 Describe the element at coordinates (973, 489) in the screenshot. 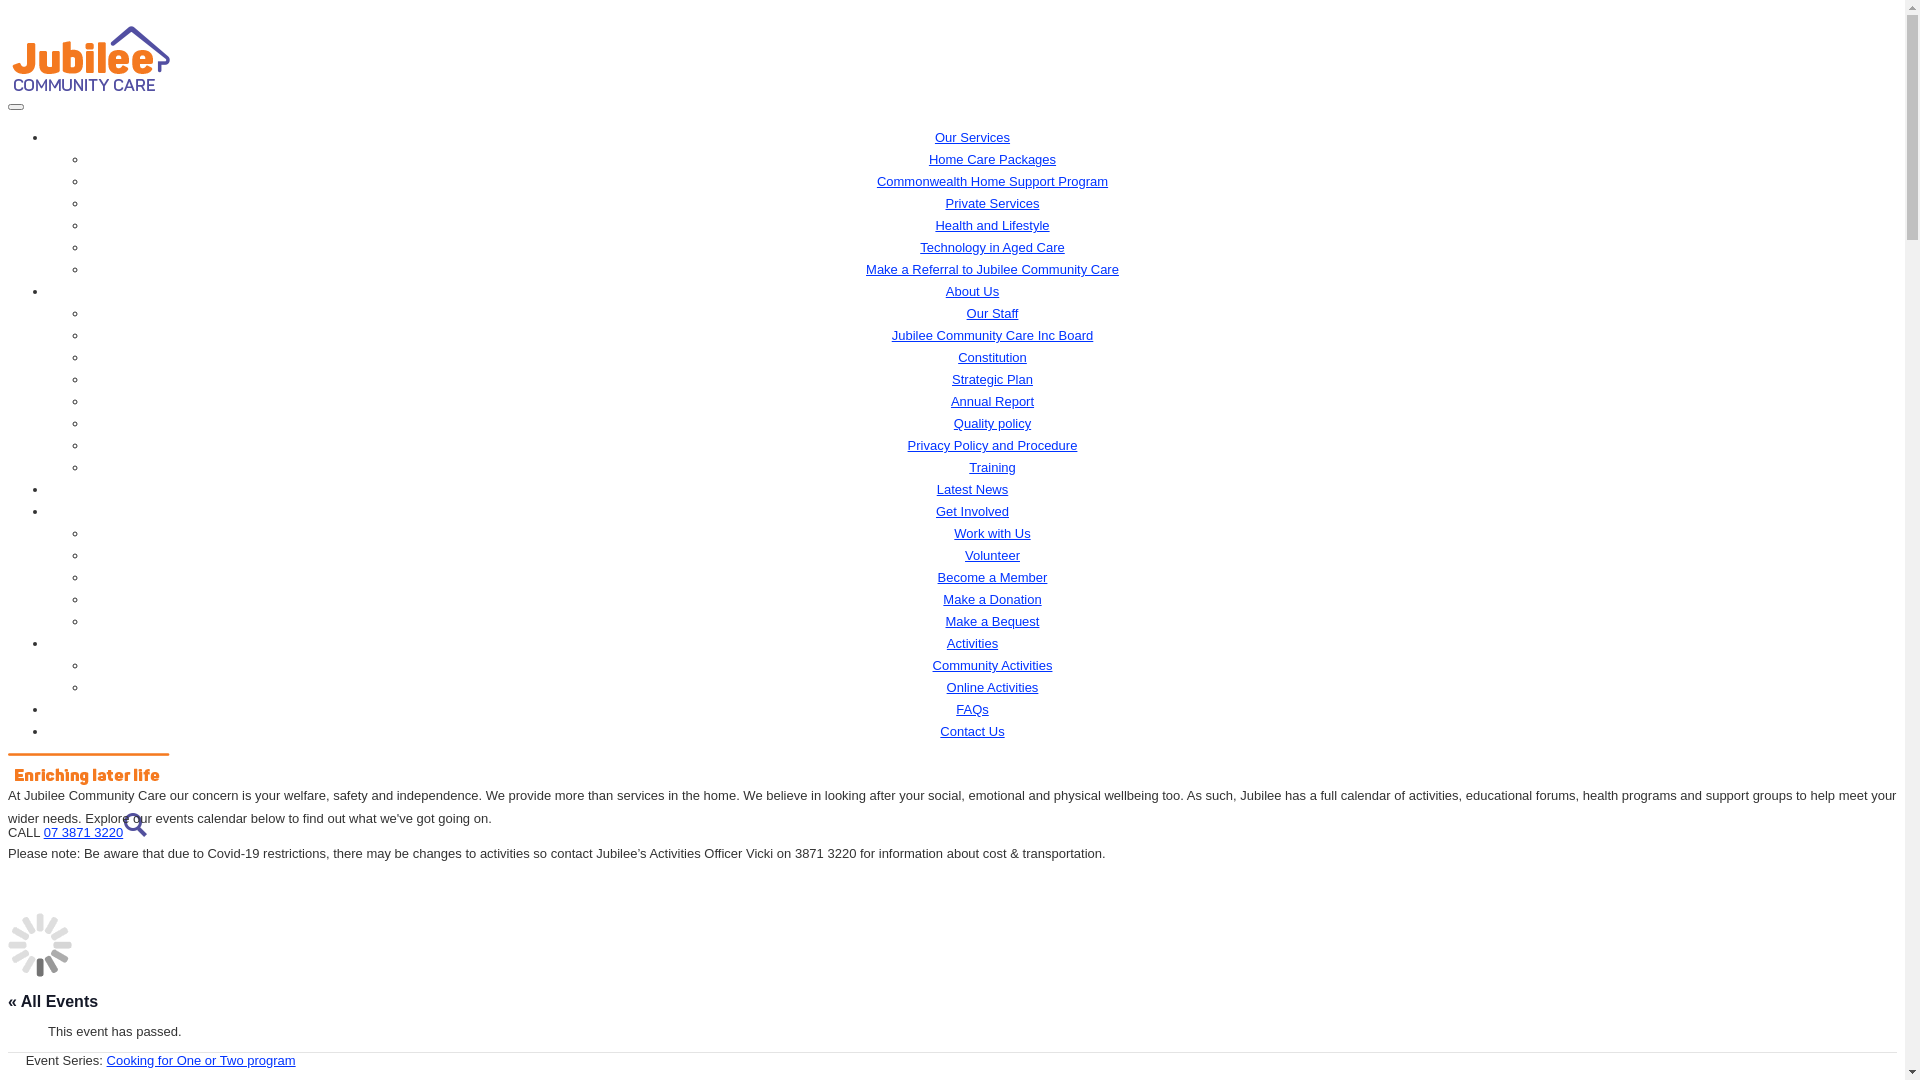

I see `'Latest News'` at that location.